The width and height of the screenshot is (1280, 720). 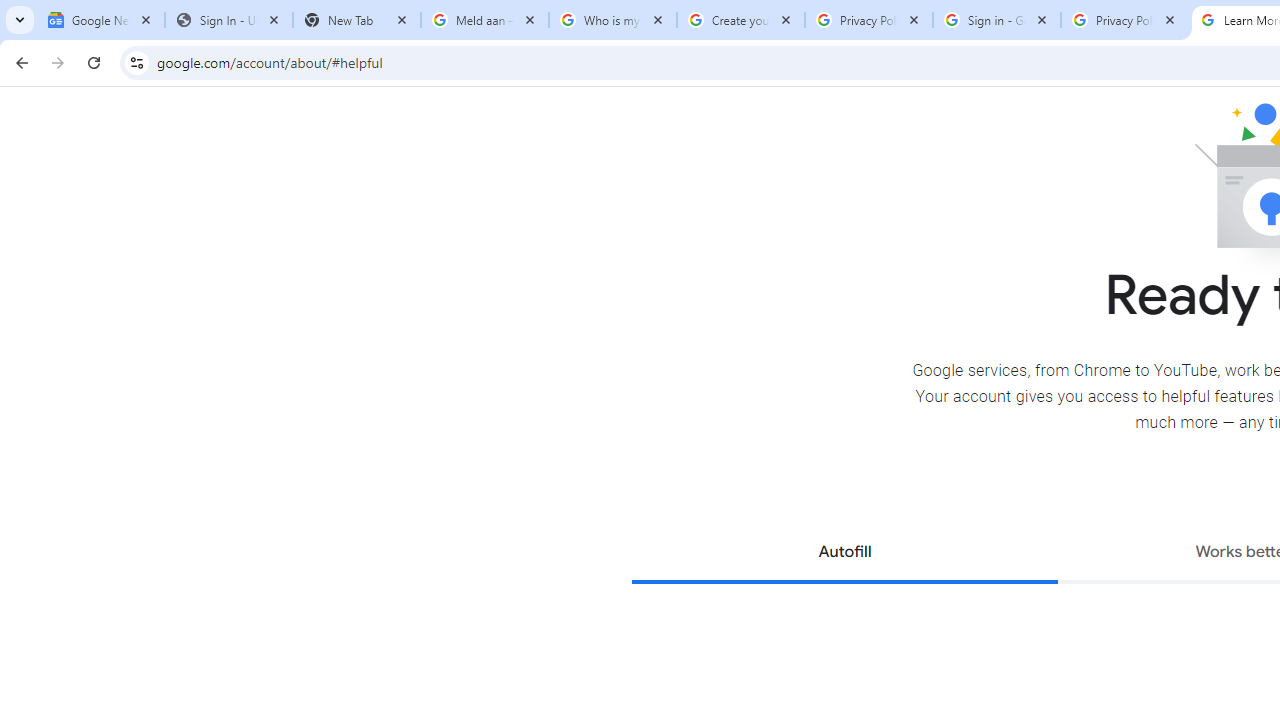 I want to click on 'Google News', so click(x=100, y=20).